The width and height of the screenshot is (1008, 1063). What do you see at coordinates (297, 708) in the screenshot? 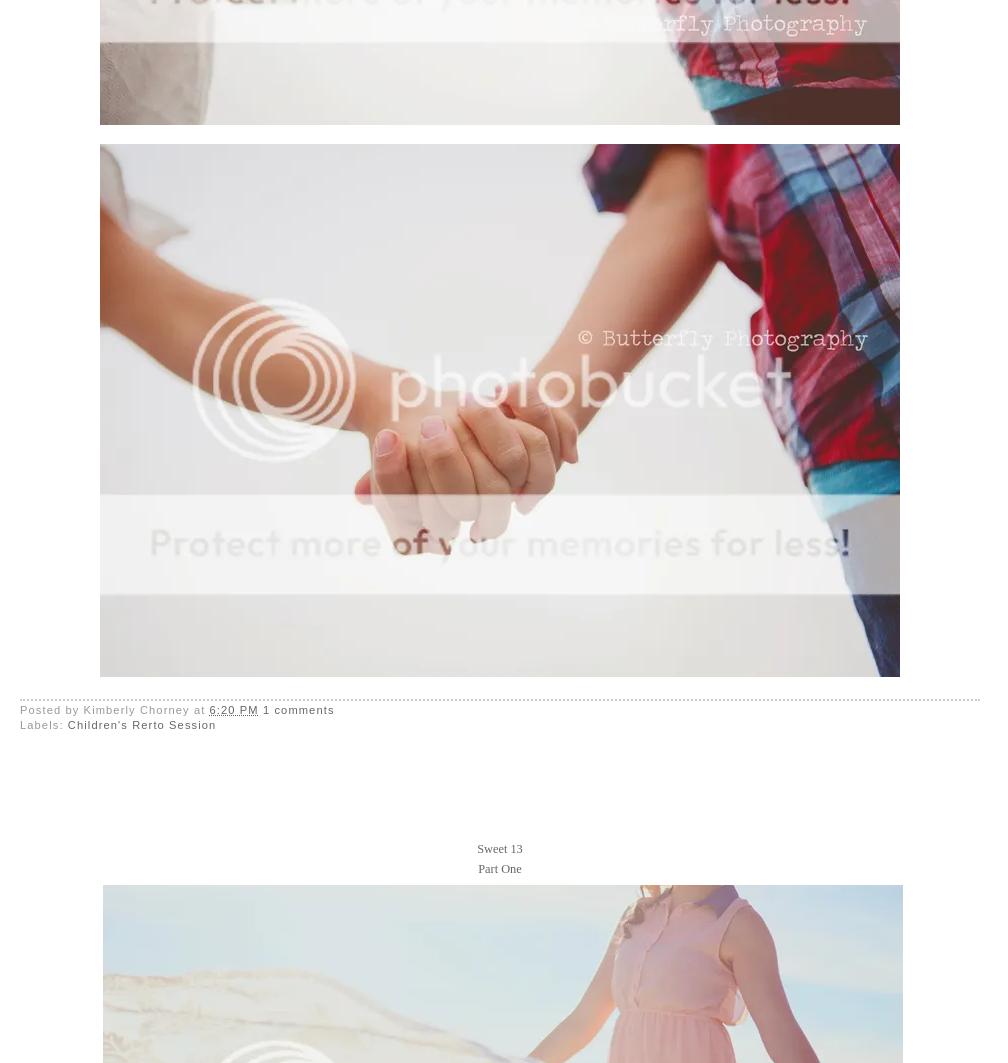
I see `'1 comments'` at bounding box center [297, 708].